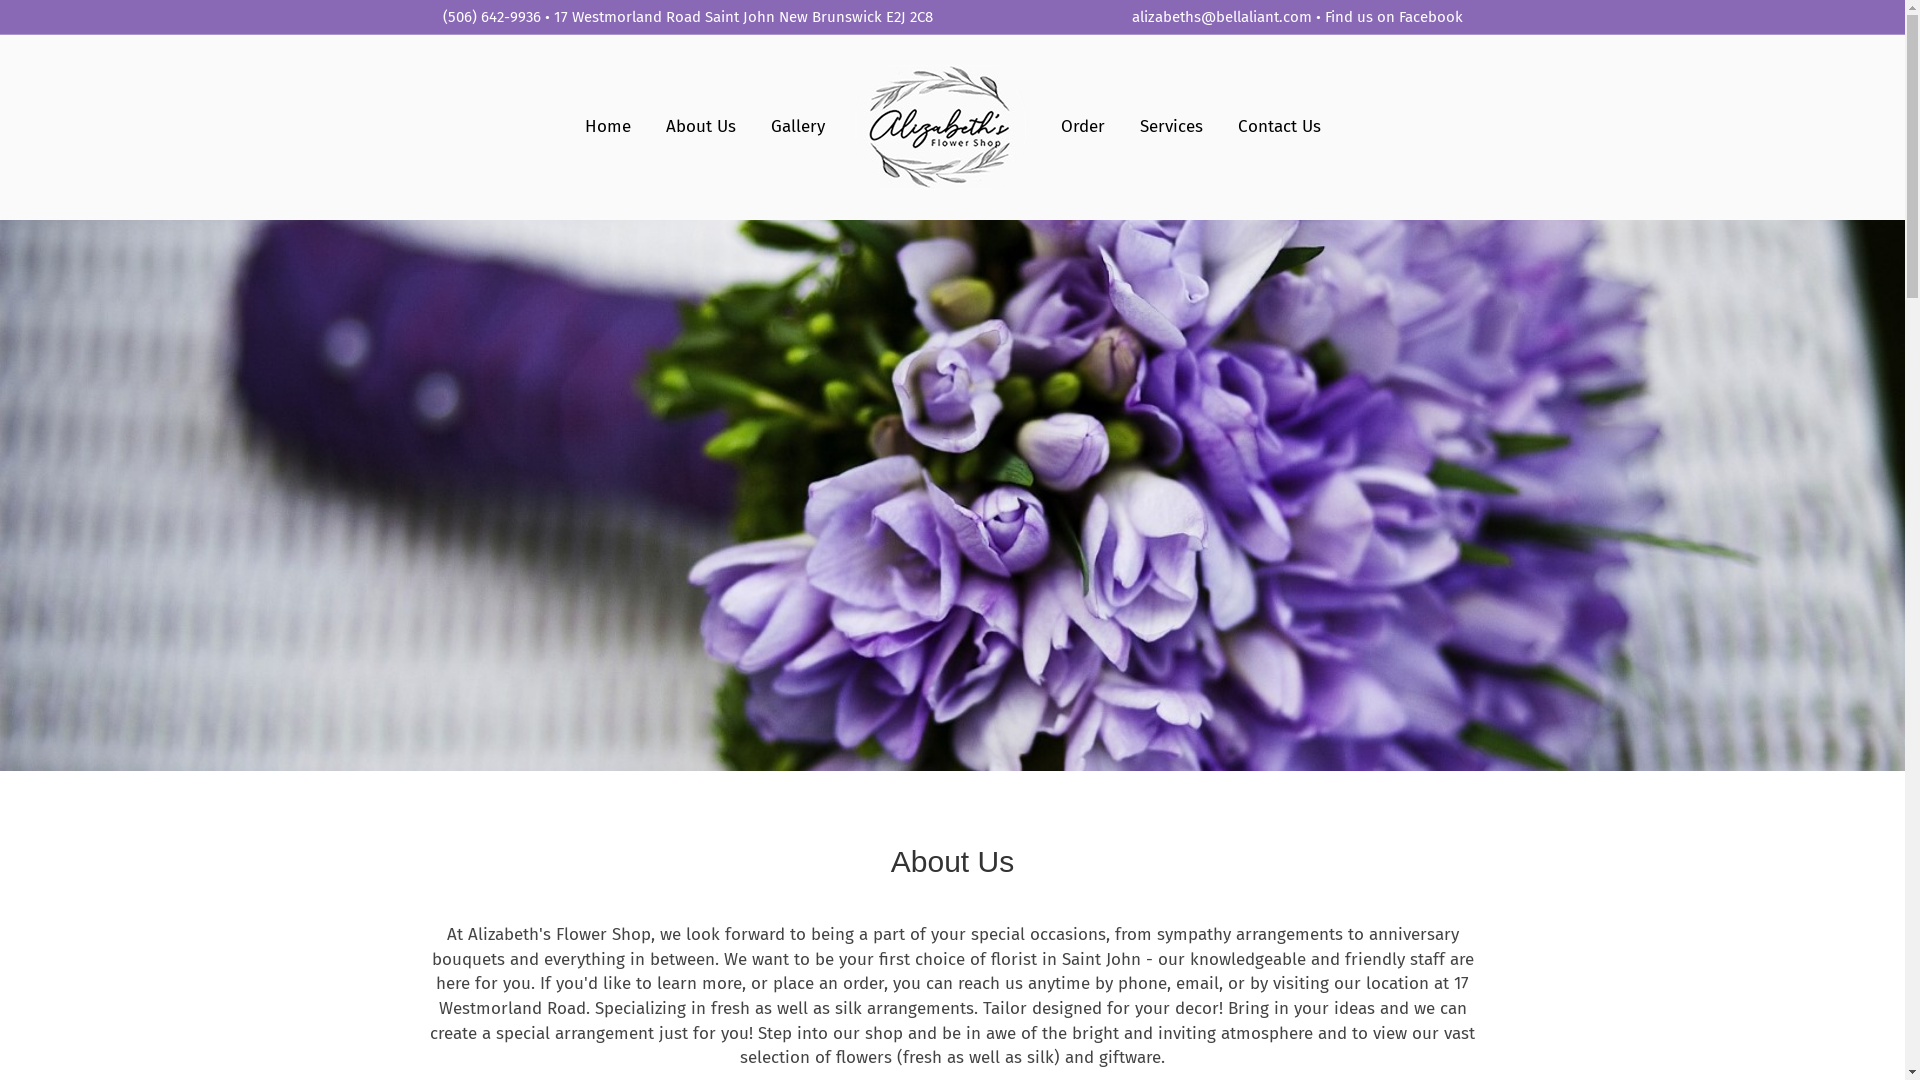  Describe the element at coordinates (440, 16) in the screenshot. I see `'(506) 642-9936'` at that location.